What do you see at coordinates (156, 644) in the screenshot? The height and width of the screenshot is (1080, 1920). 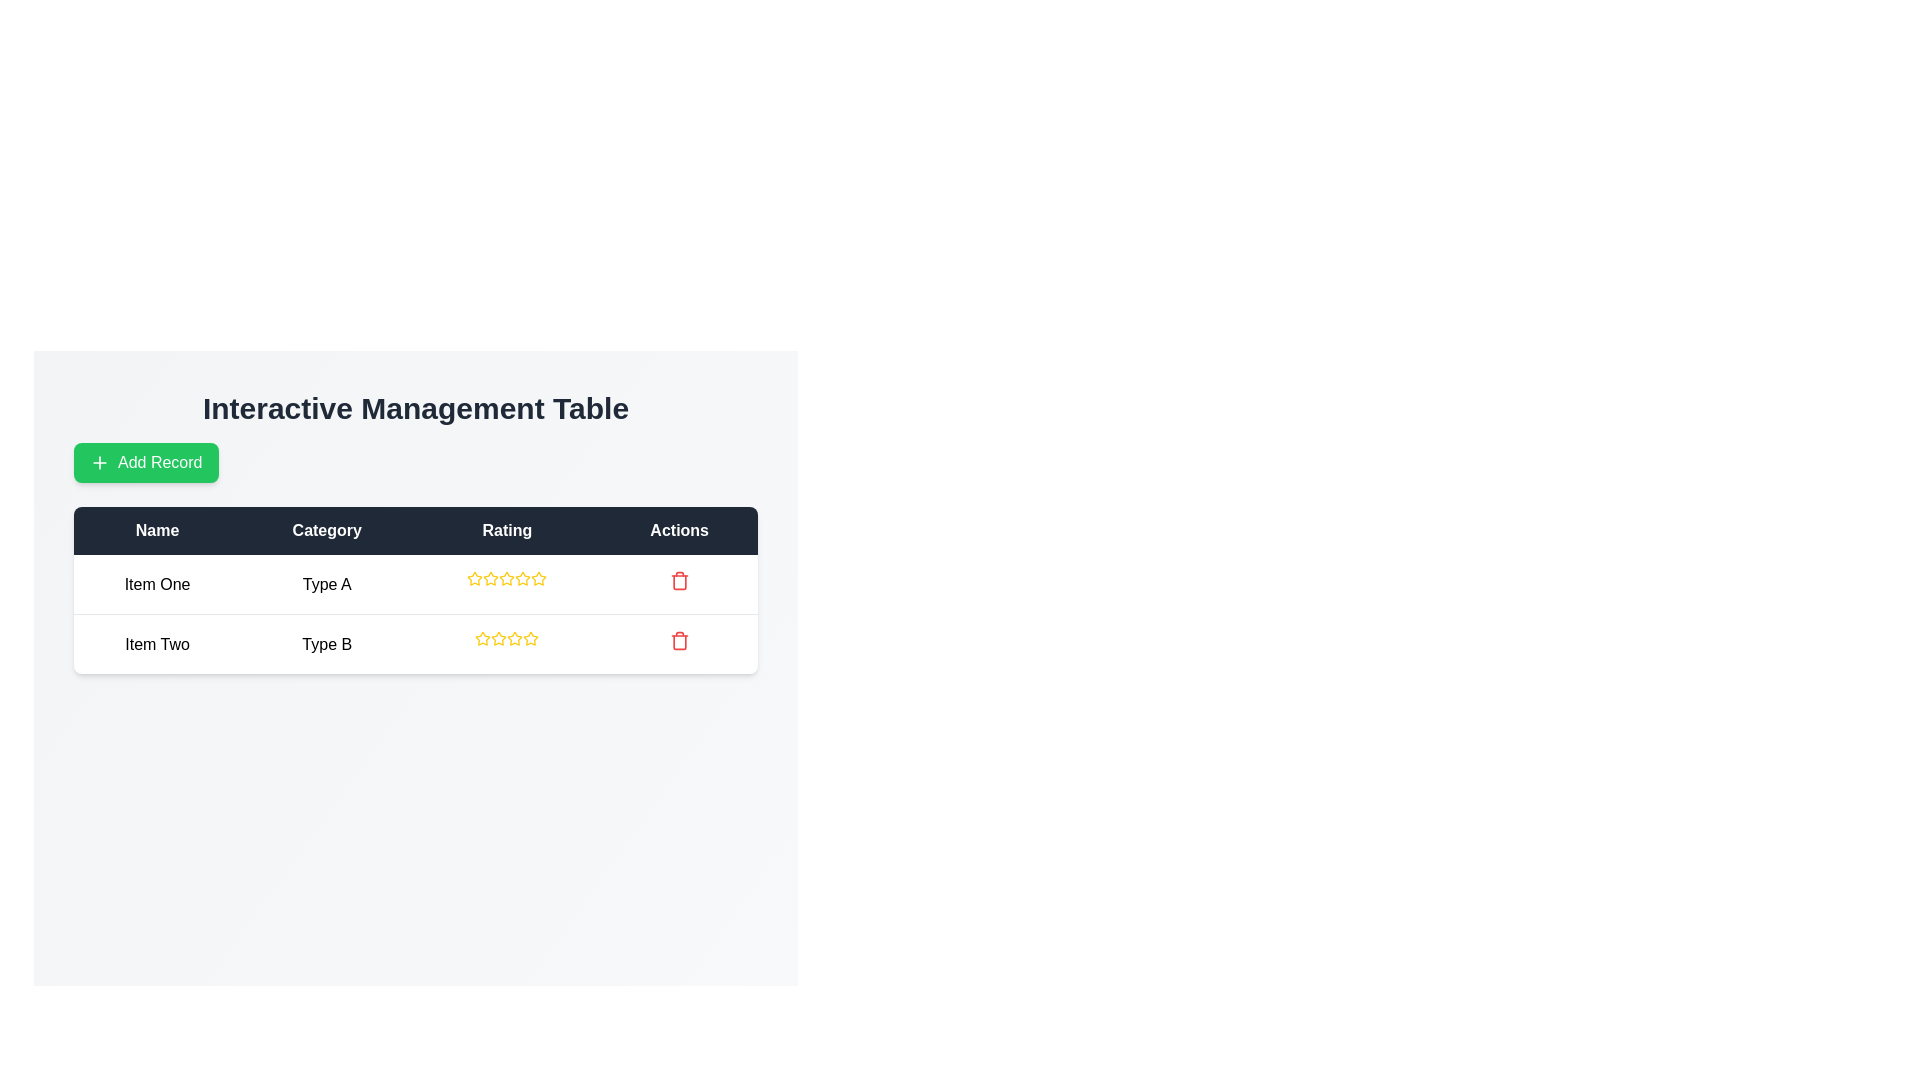 I see `the static text label displaying the name of an item in the second row of the 'Name' column in the data table` at bounding box center [156, 644].